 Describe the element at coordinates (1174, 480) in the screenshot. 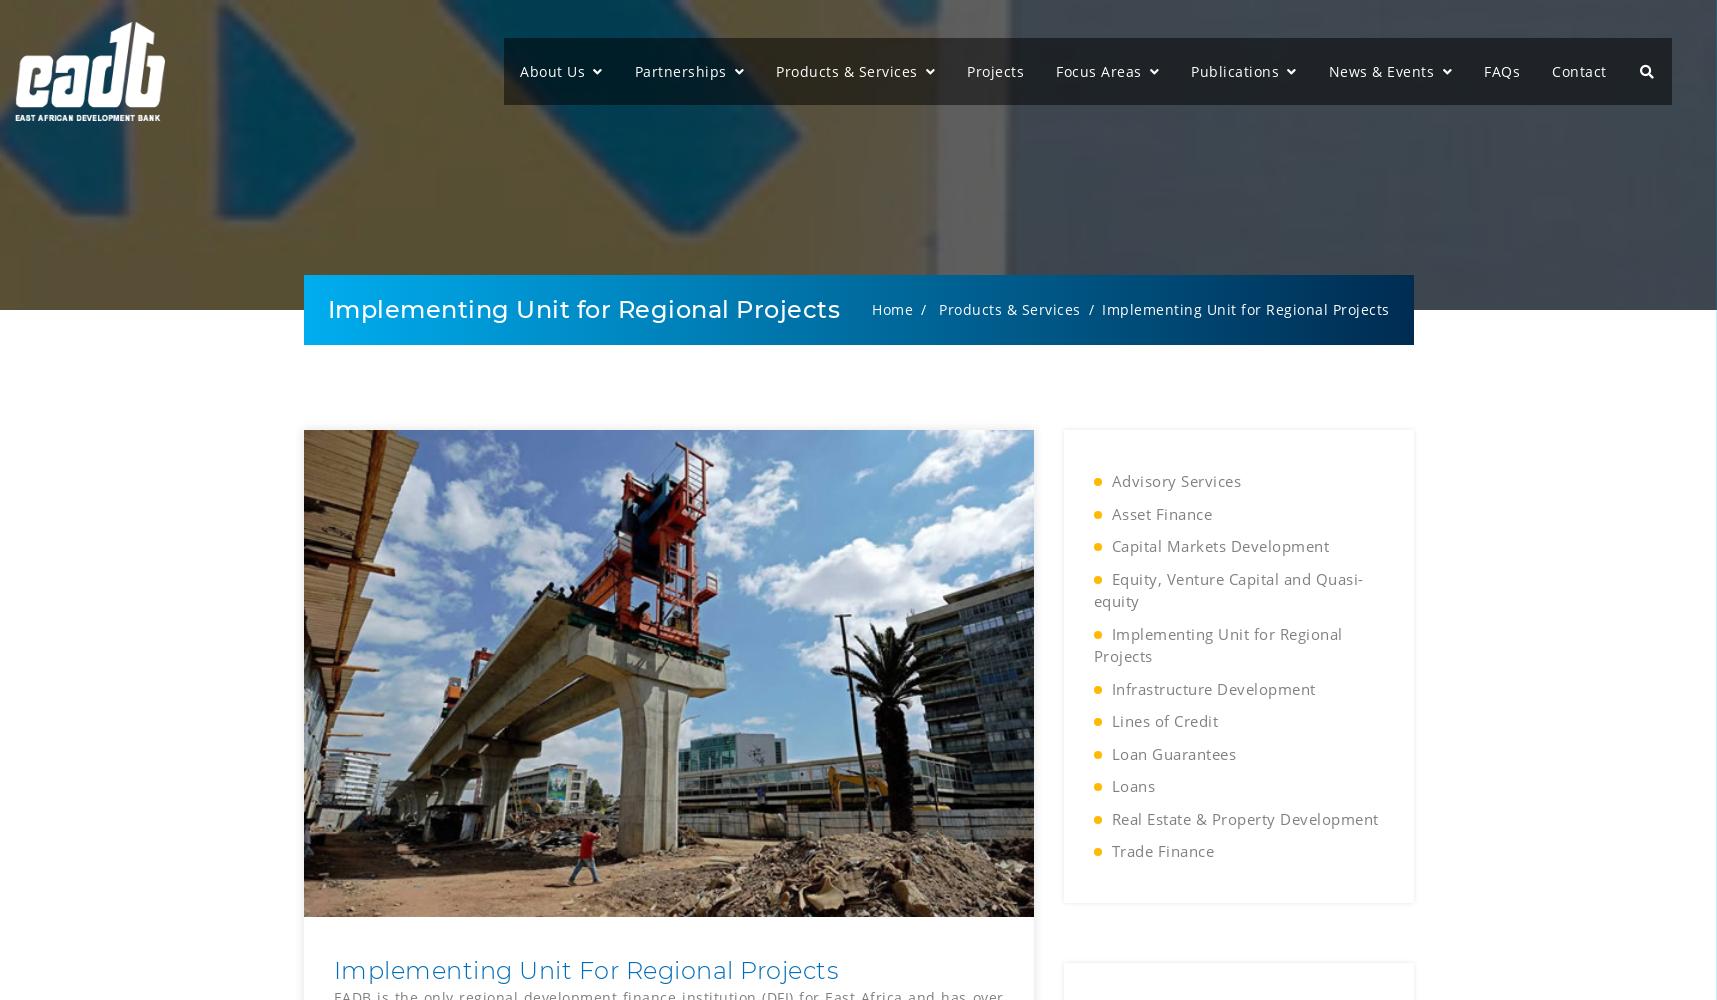

I see `'Advisory Services'` at that location.